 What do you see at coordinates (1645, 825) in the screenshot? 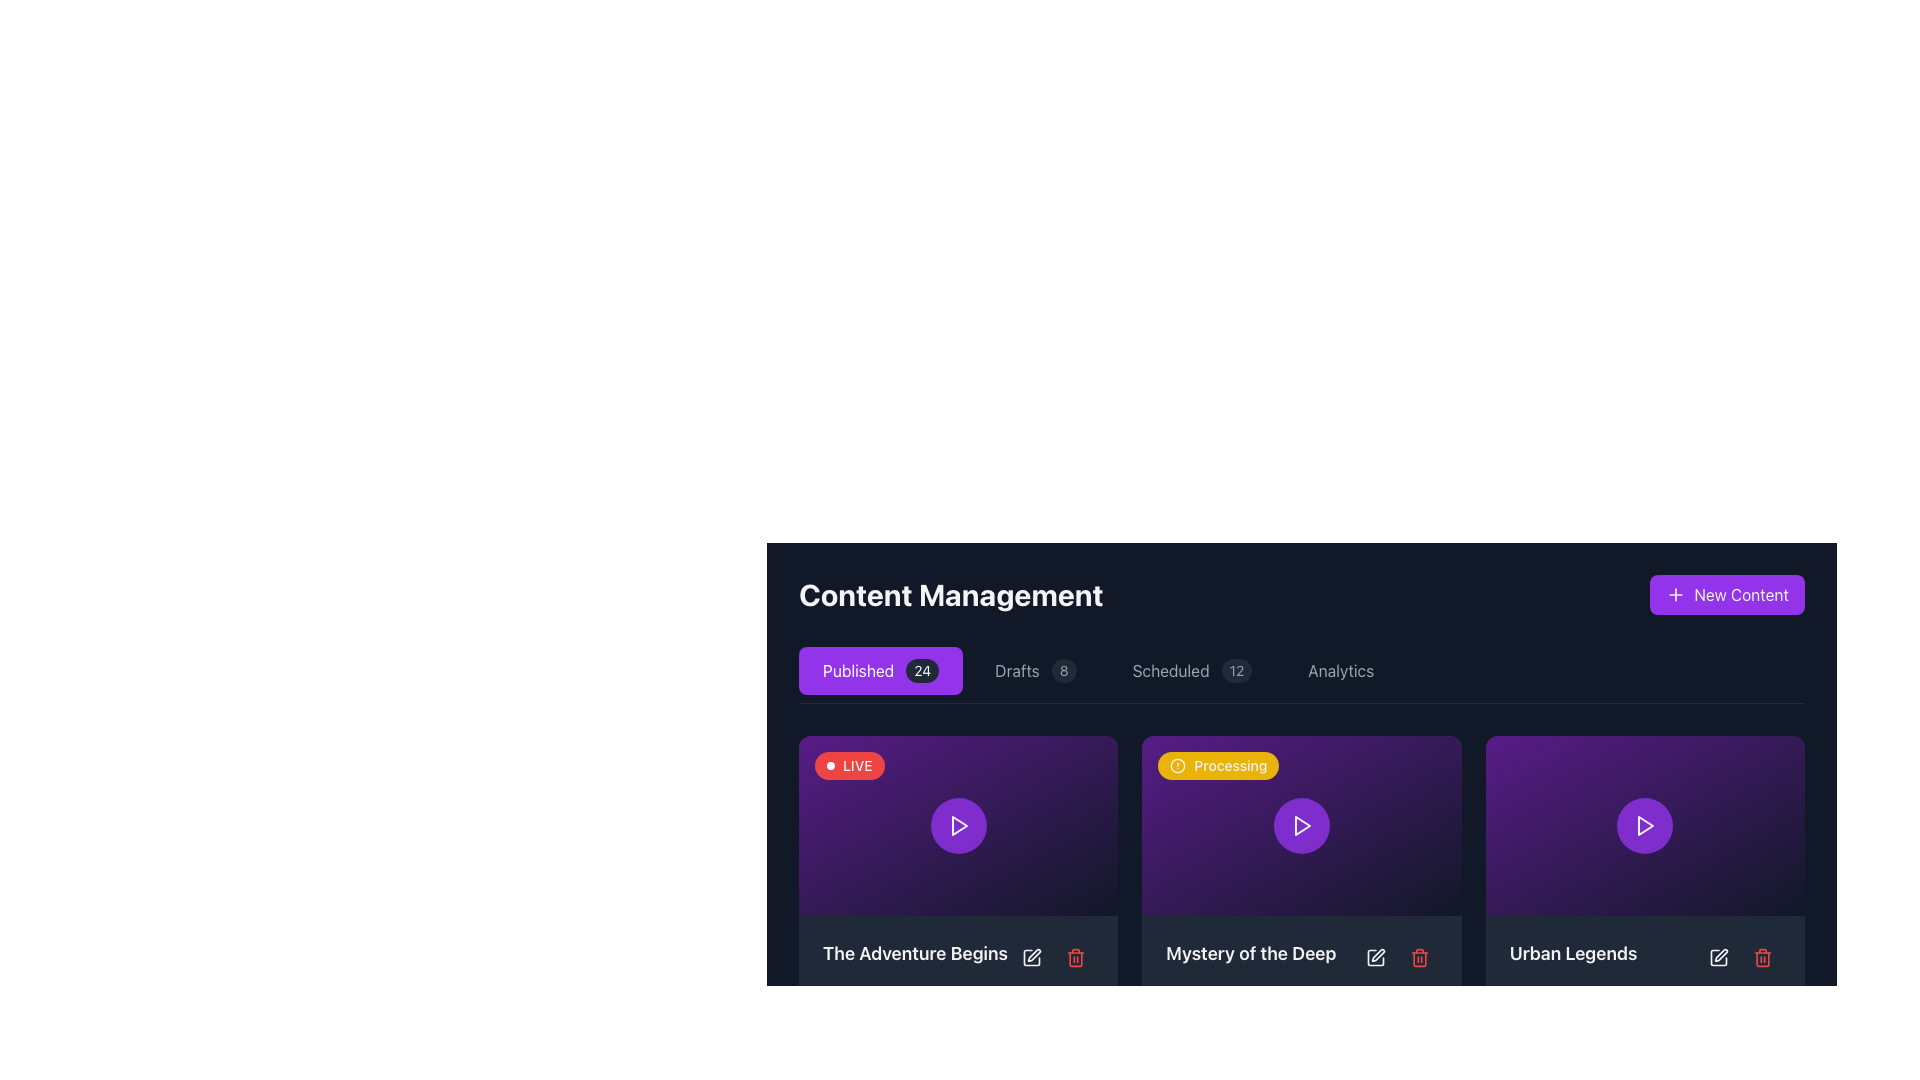
I see `the circular play button with a white play icon at the center of the 'Urban Legends' card` at bounding box center [1645, 825].